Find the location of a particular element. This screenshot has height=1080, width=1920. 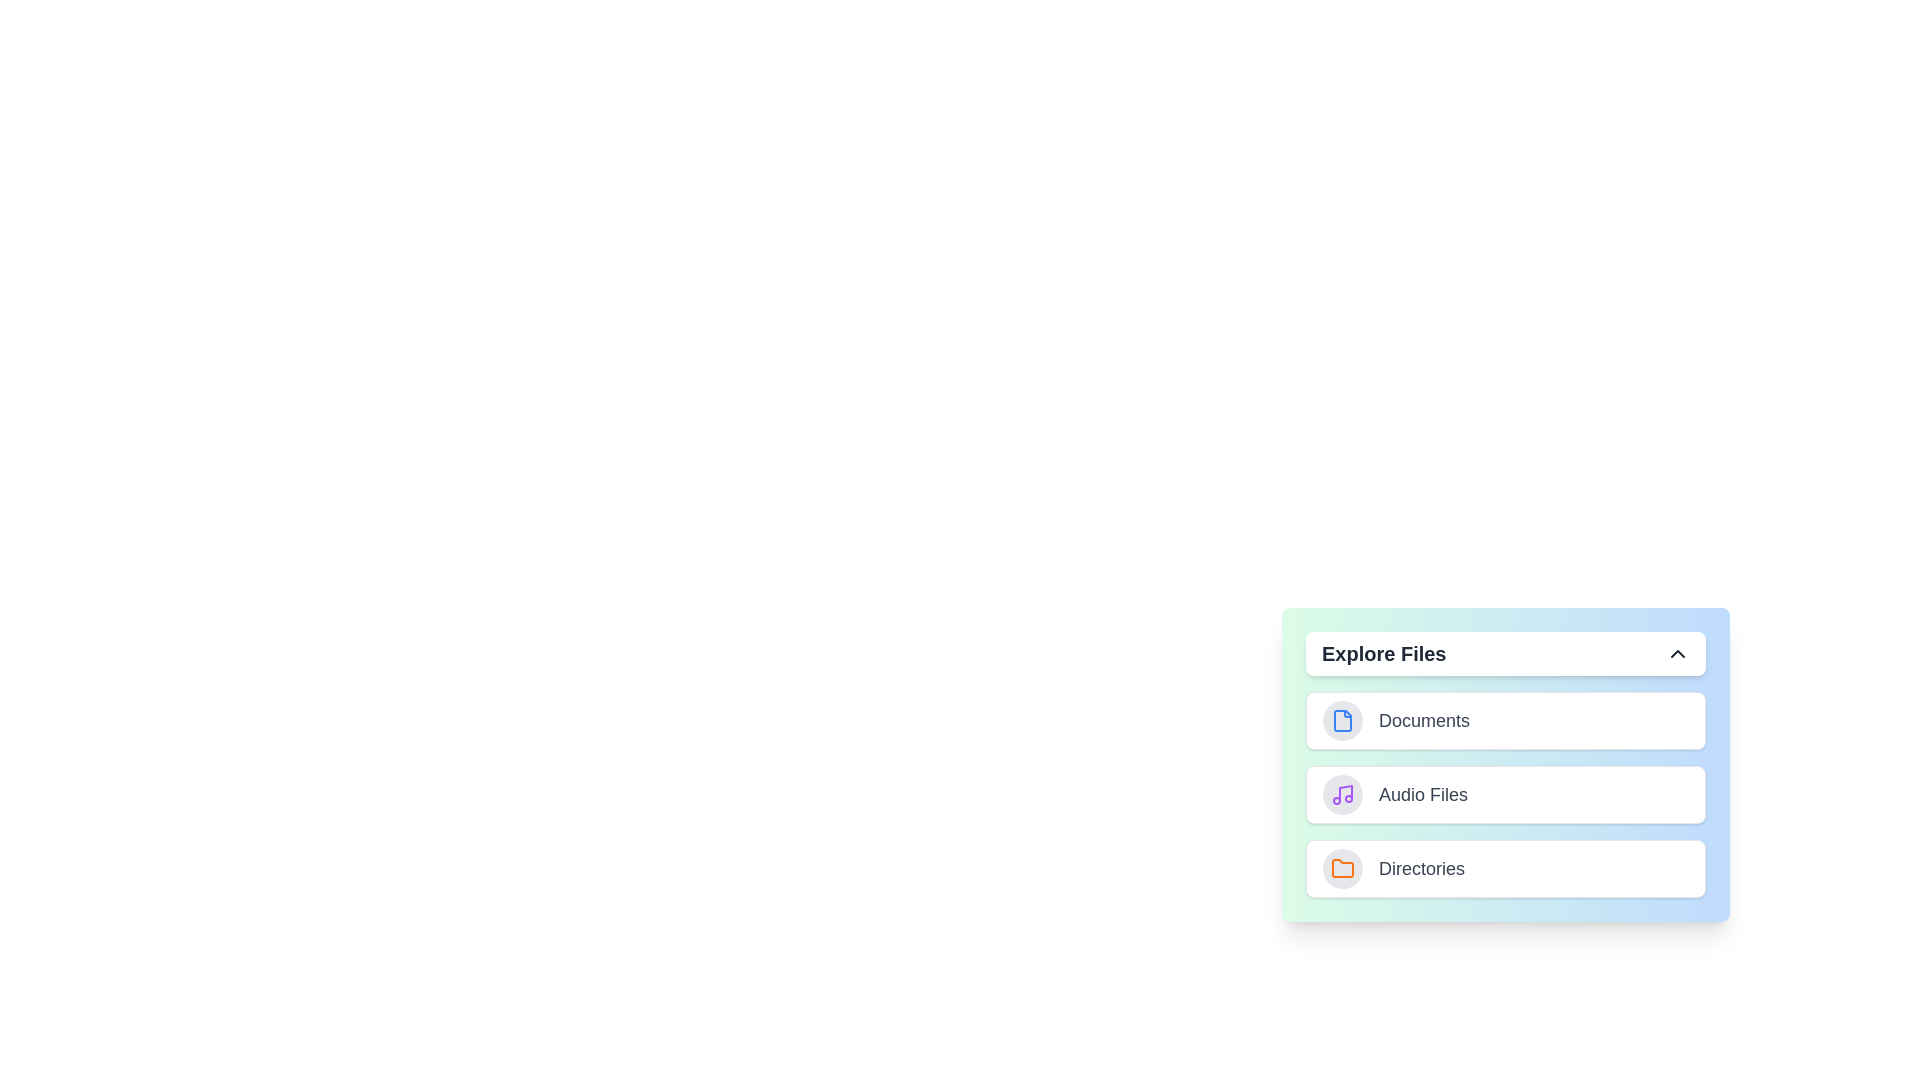

the 'Explore Files' button to toggle the menu's visibility is located at coordinates (1506, 654).